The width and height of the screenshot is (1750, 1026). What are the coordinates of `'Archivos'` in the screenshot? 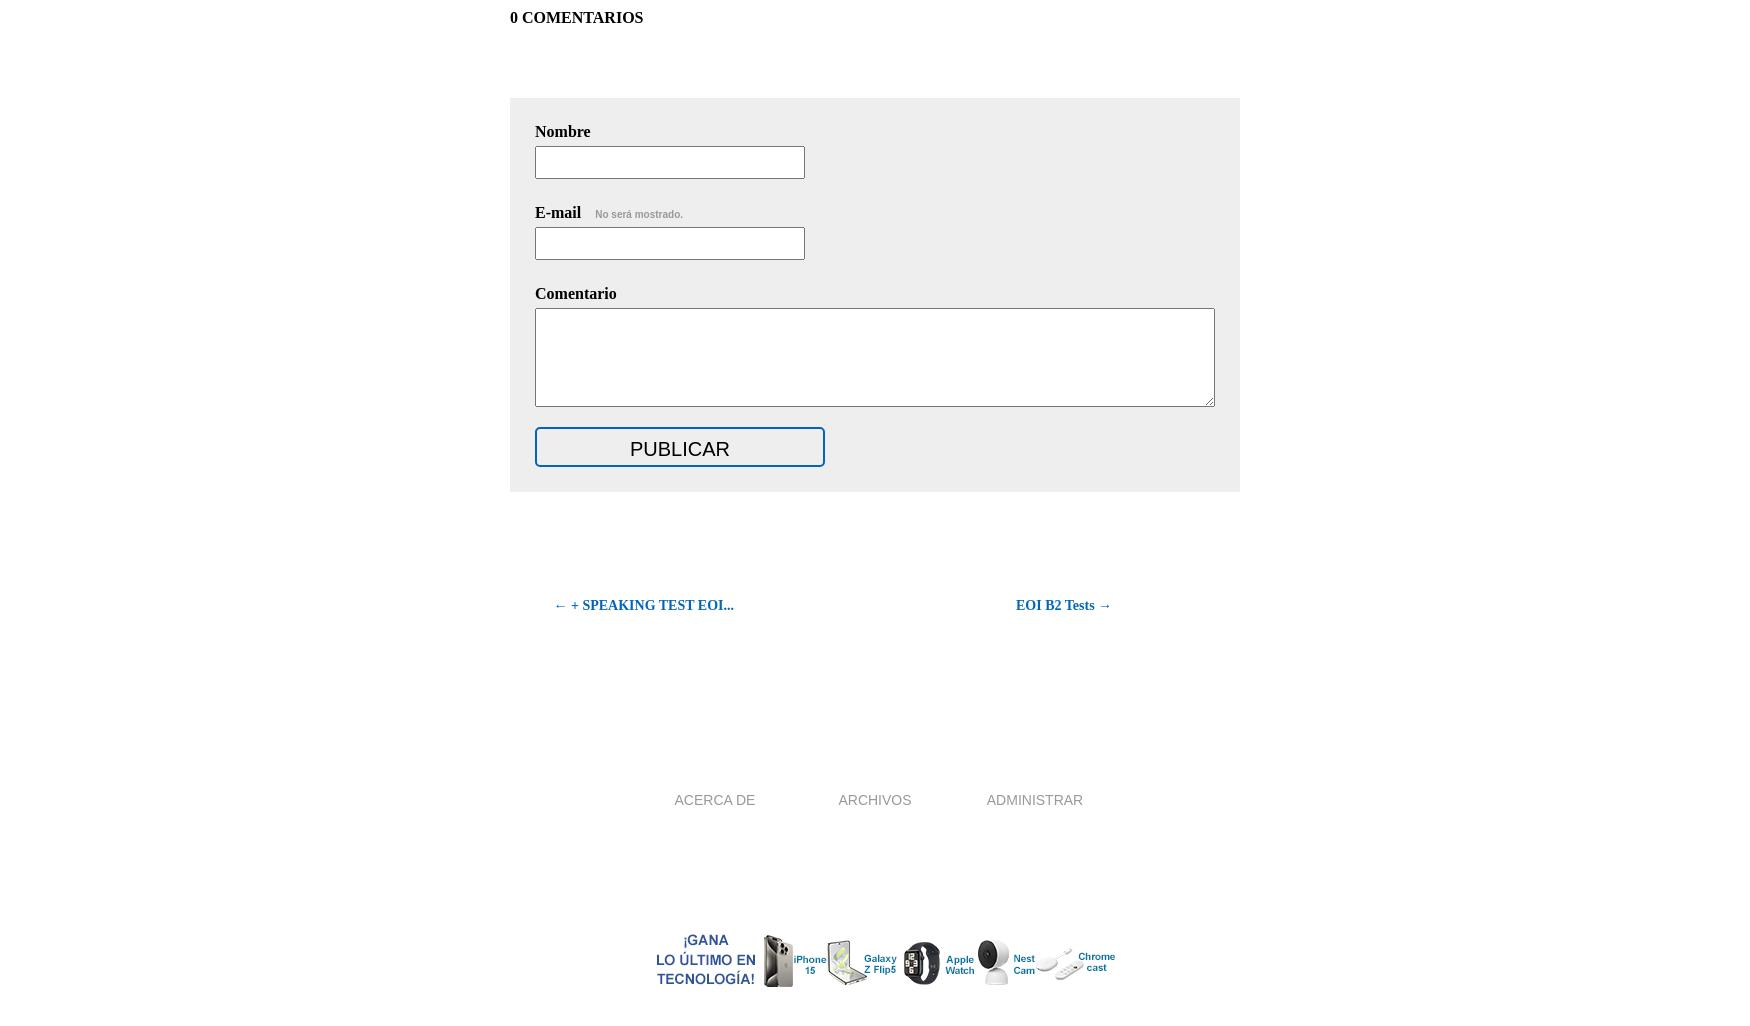 It's located at (874, 798).